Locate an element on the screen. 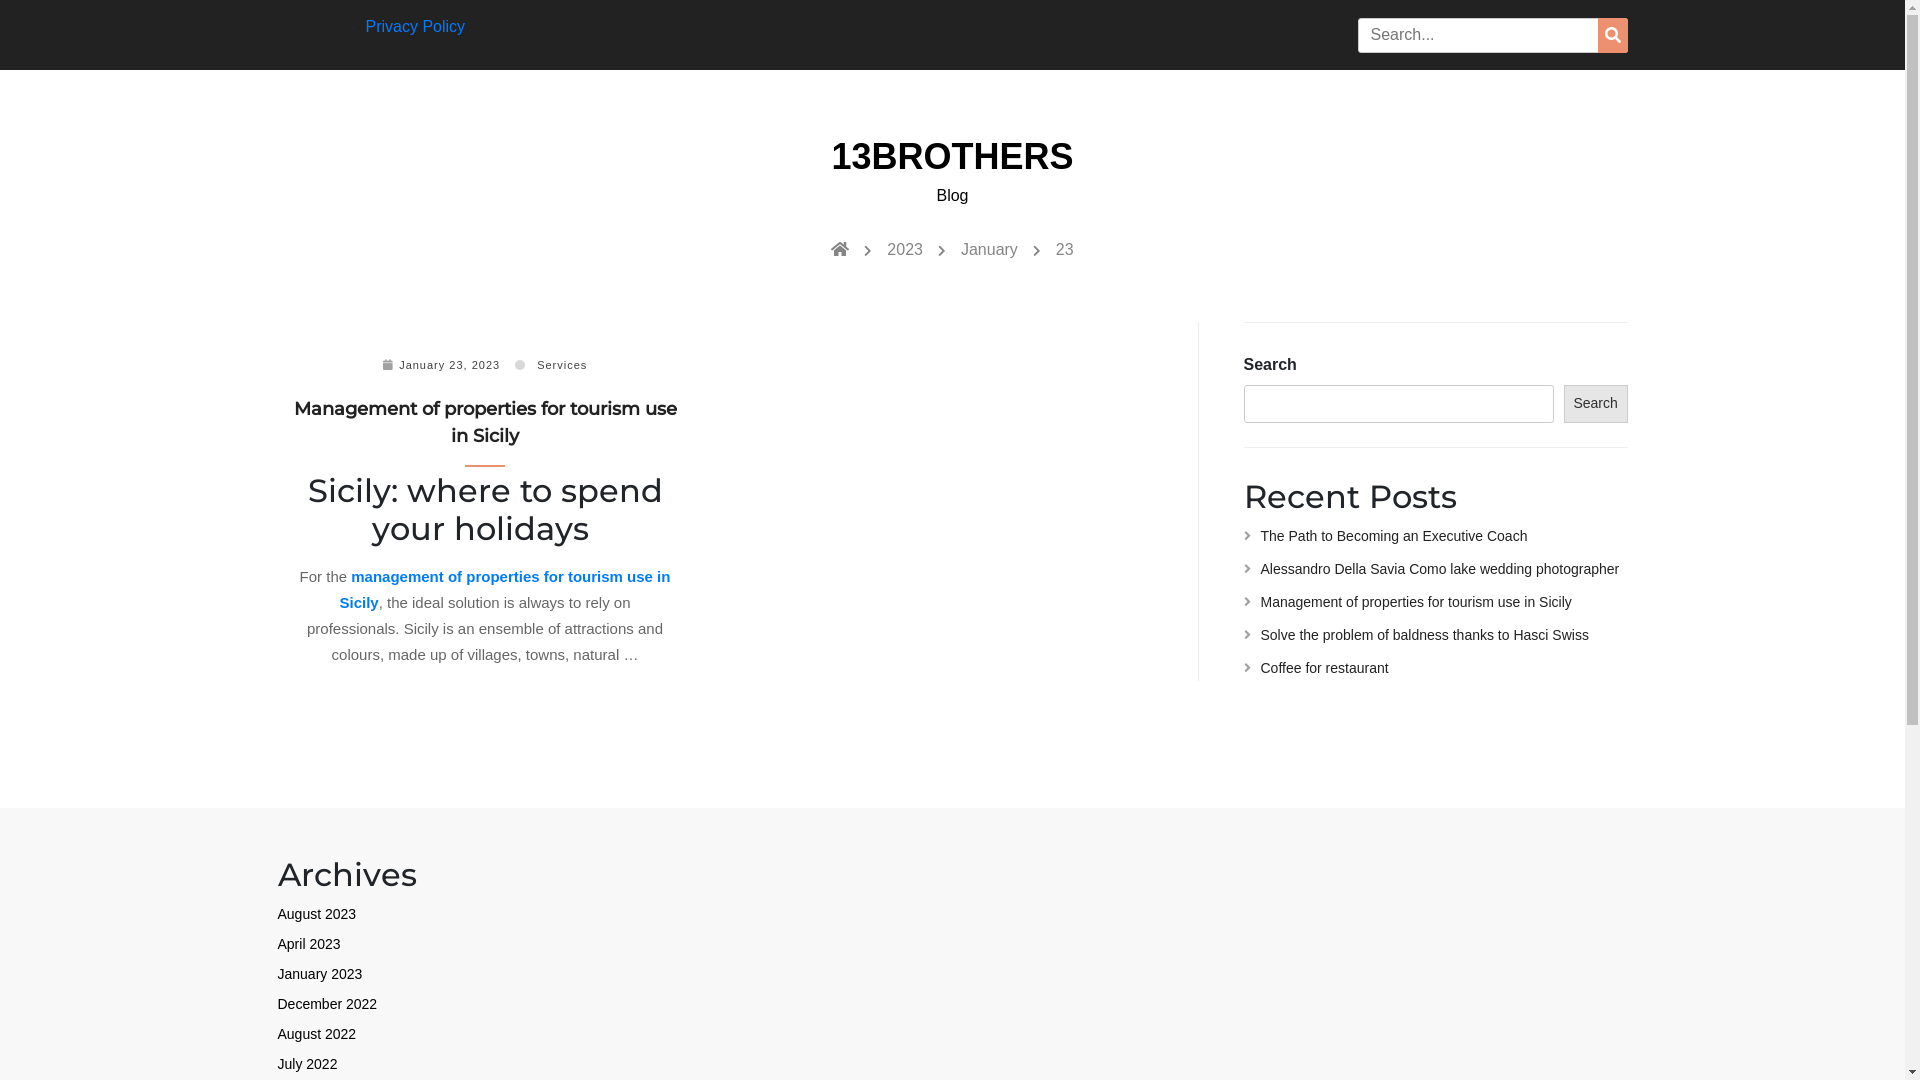 This screenshot has height=1080, width=1920. 'Management of properties for tourism use in Sicily' is located at coordinates (1406, 600).